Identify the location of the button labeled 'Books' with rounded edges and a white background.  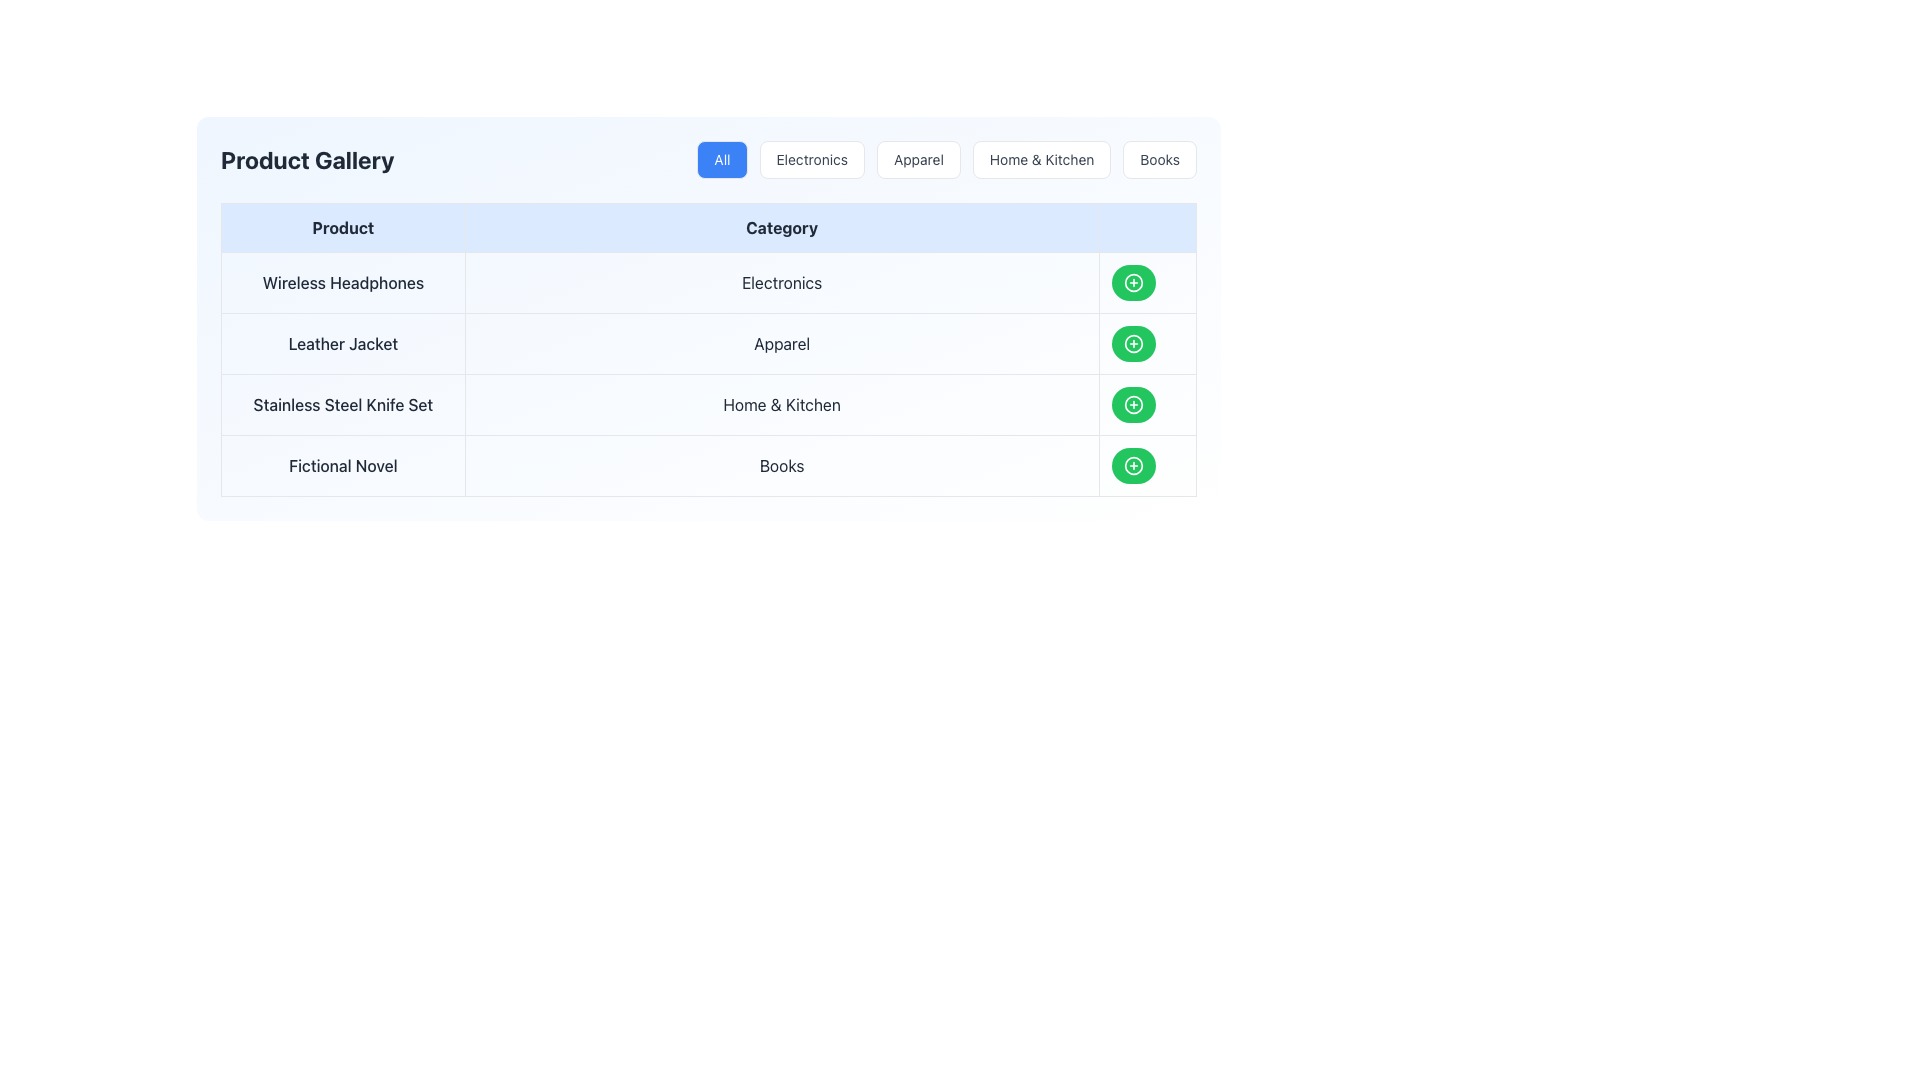
(1160, 158).